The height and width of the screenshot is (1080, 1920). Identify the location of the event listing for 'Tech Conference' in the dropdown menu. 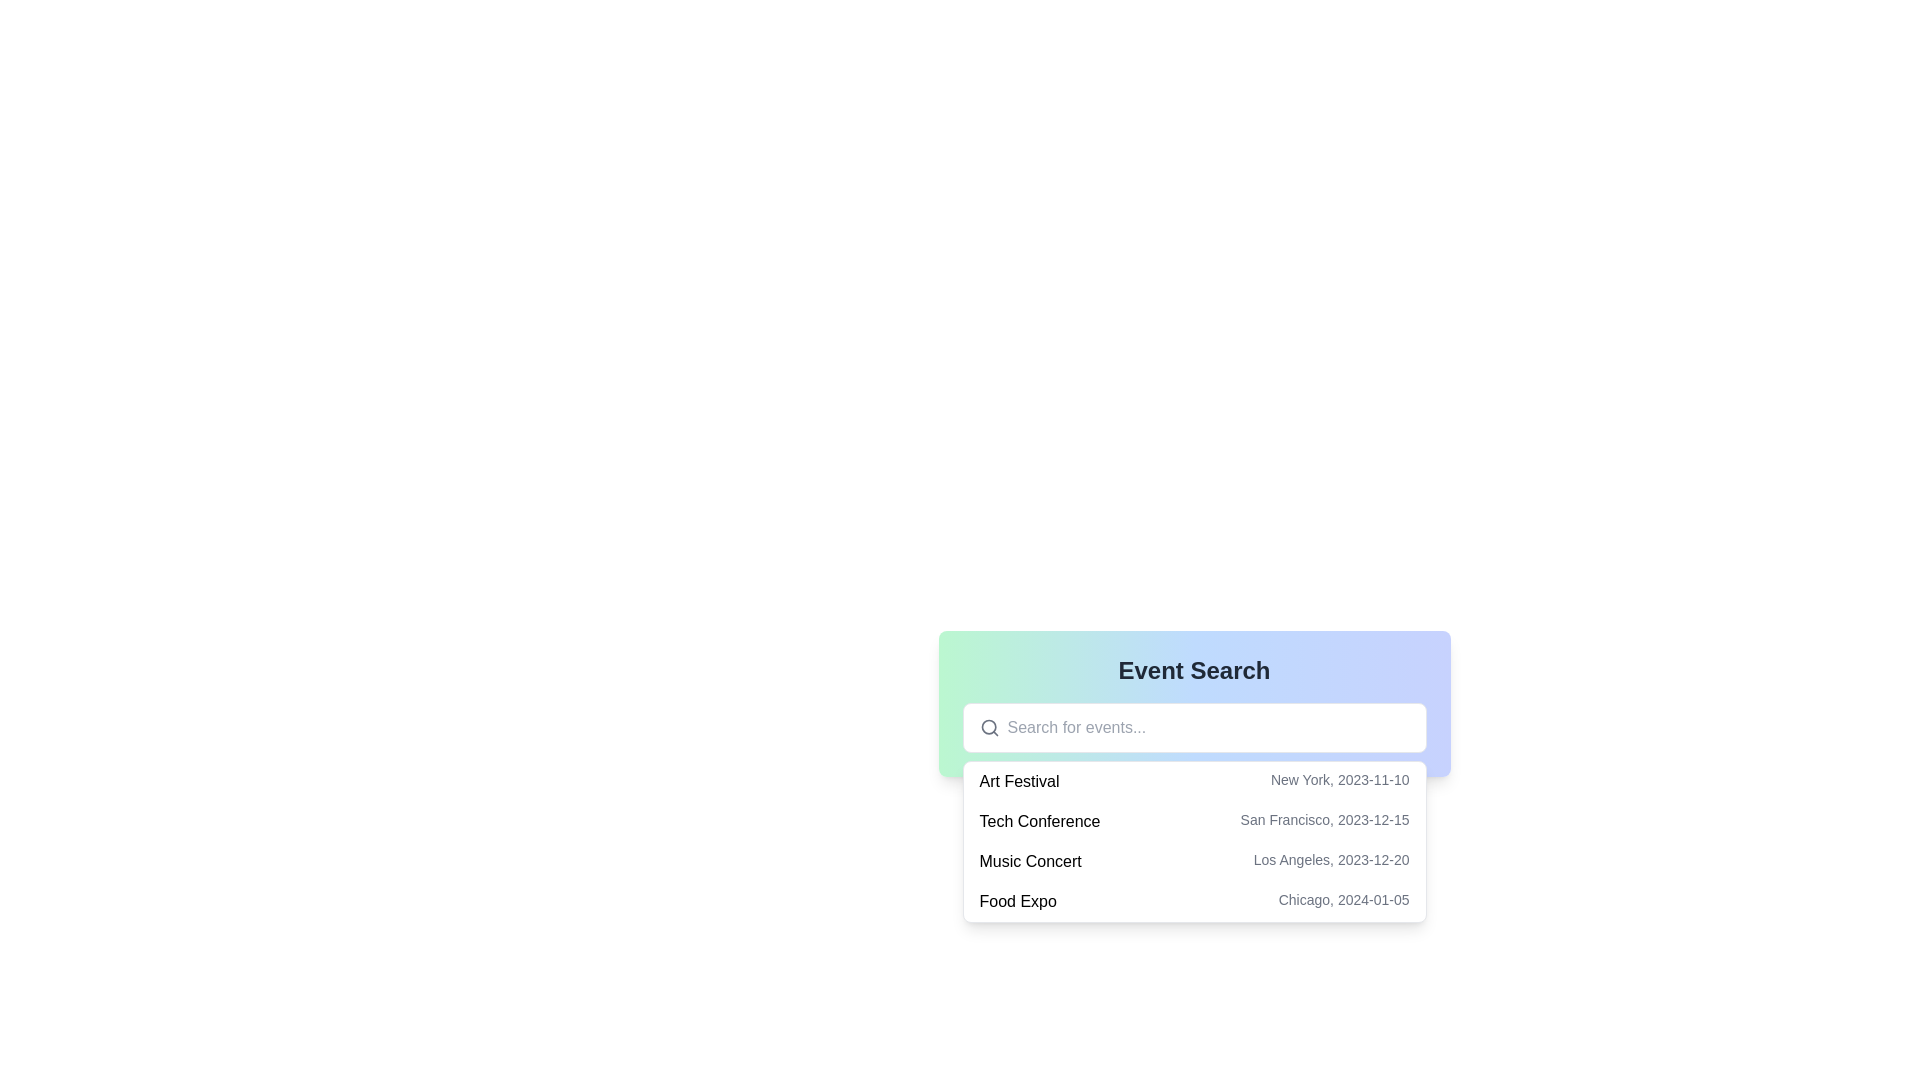
(1194, 821).